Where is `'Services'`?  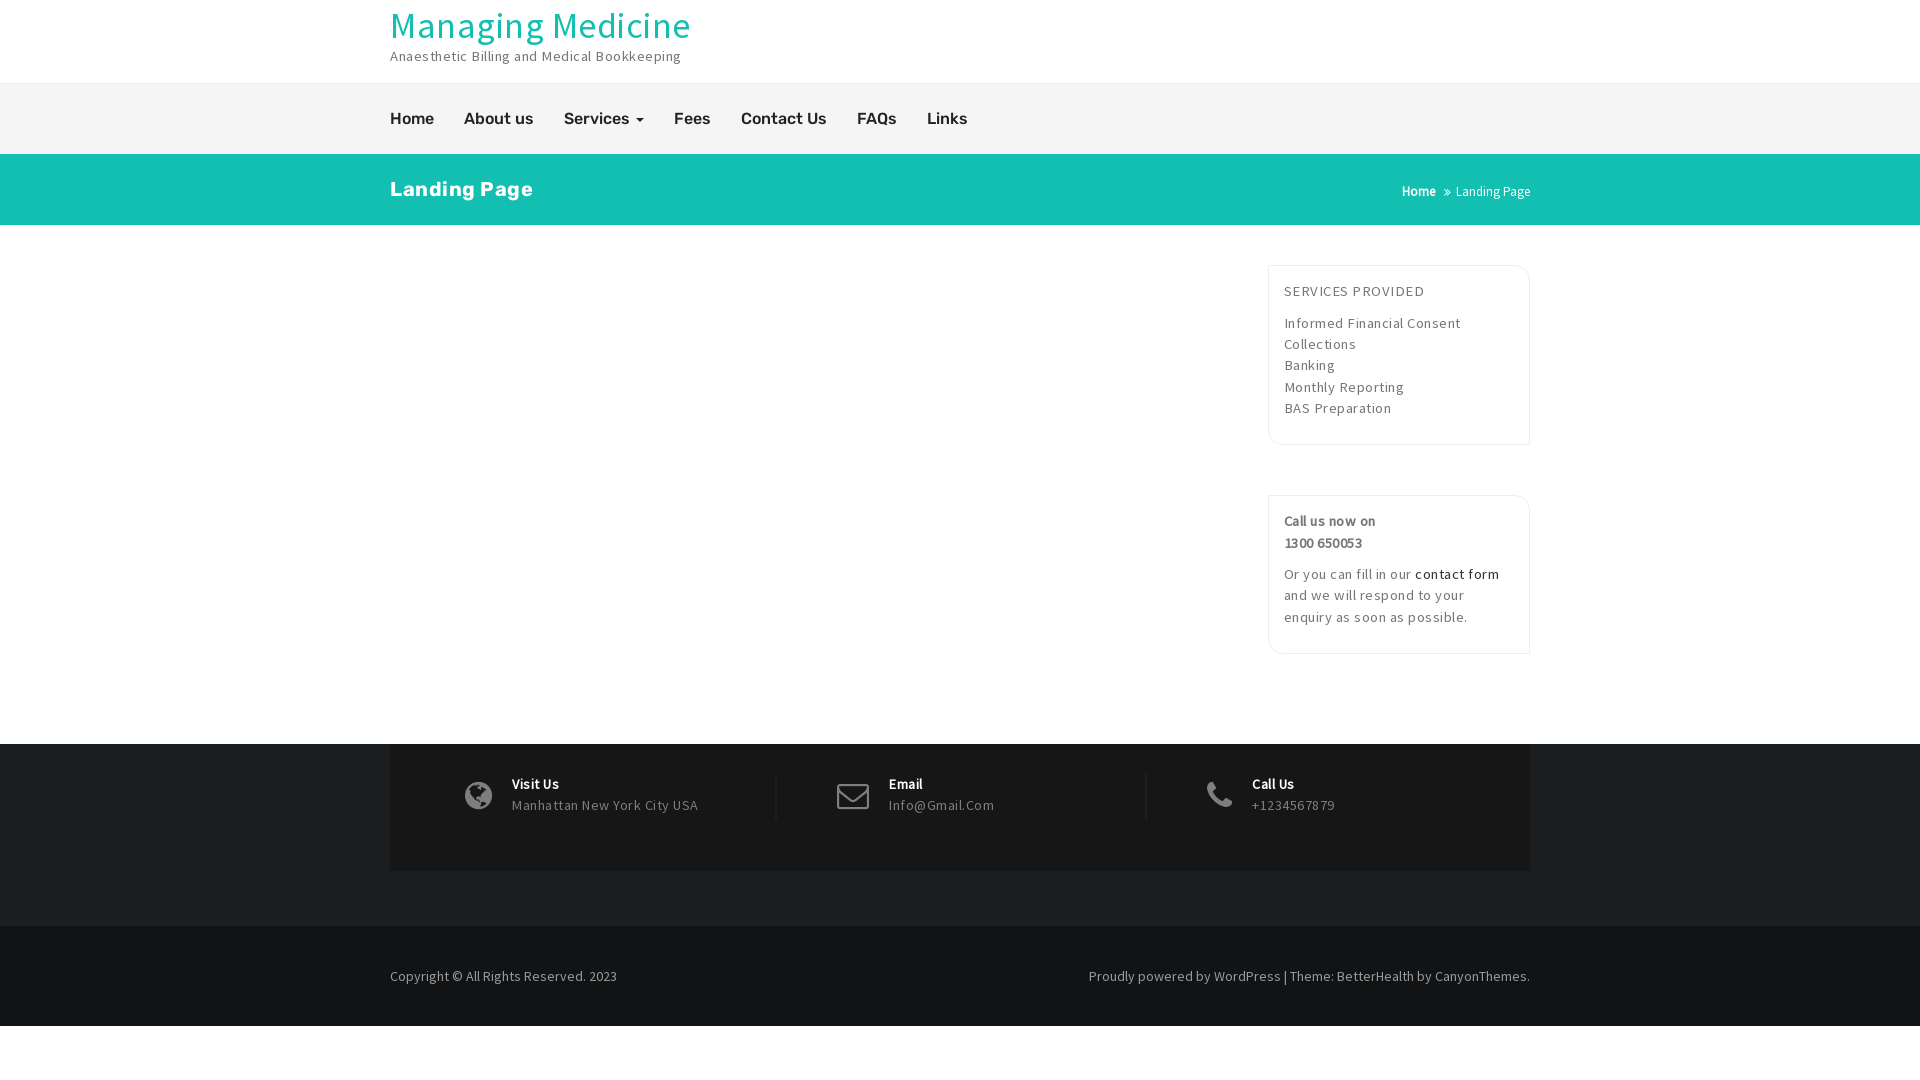 'Services' is located at coordinates (603, 119).